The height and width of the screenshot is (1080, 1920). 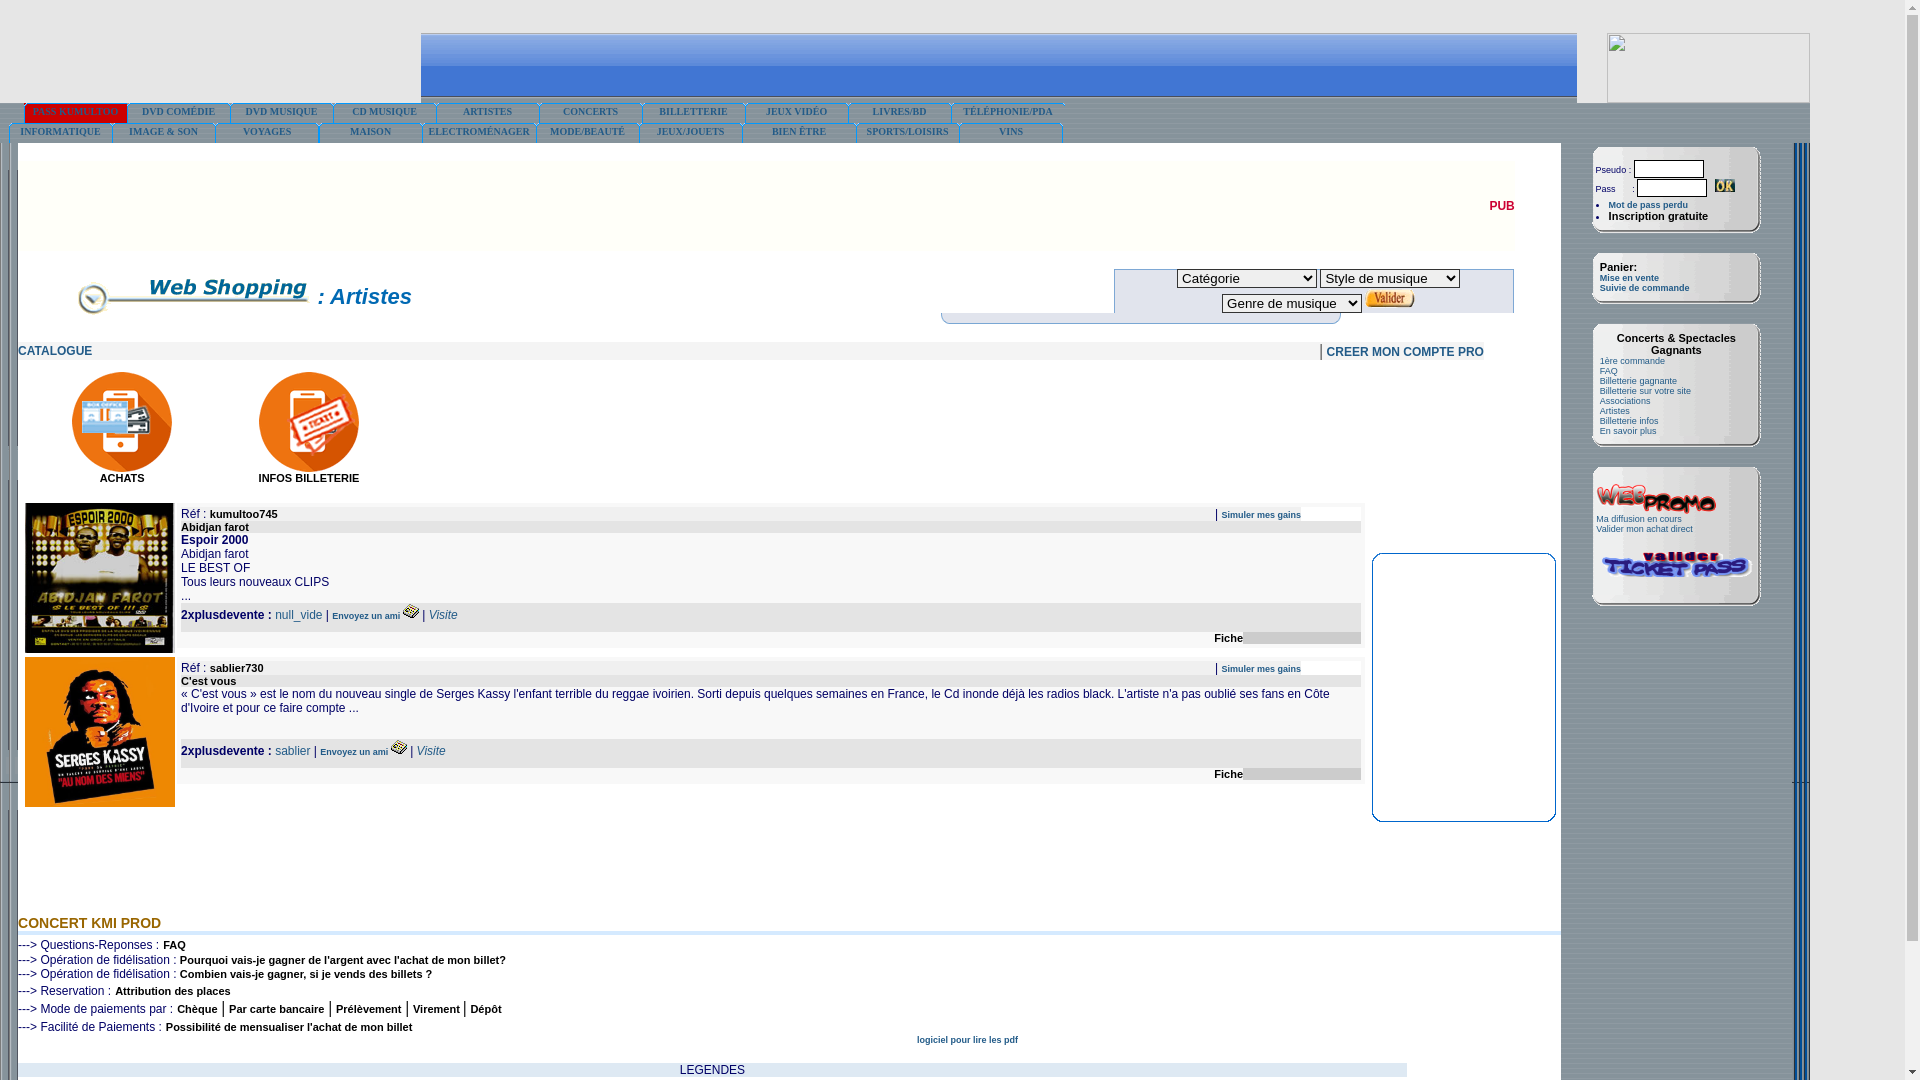 I want to click on 'ARTISTES', so click(x=487, y=112).